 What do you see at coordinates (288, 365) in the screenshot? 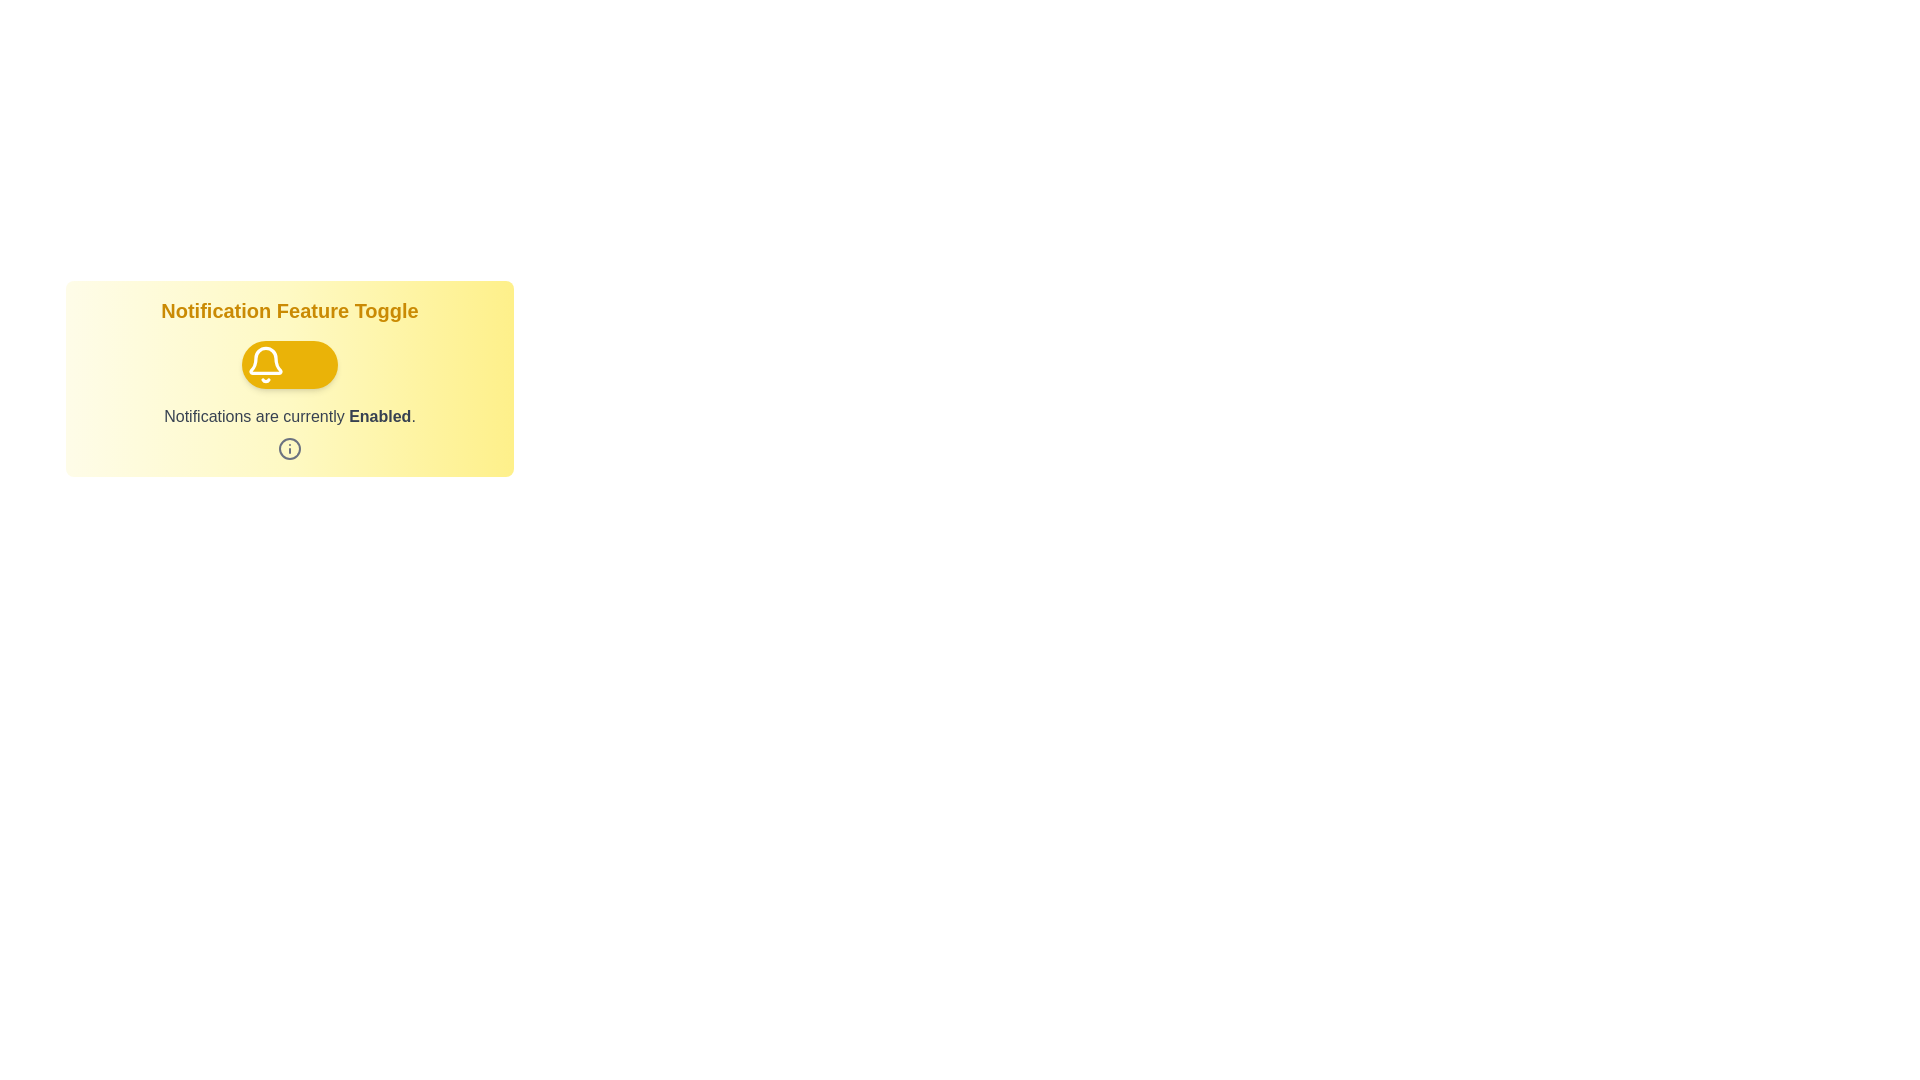
I see `the toggle switch for enabling or disabling notifications located in the 'Notification Feature Toggle' section to switch its state` at bounding box center [288, 365].